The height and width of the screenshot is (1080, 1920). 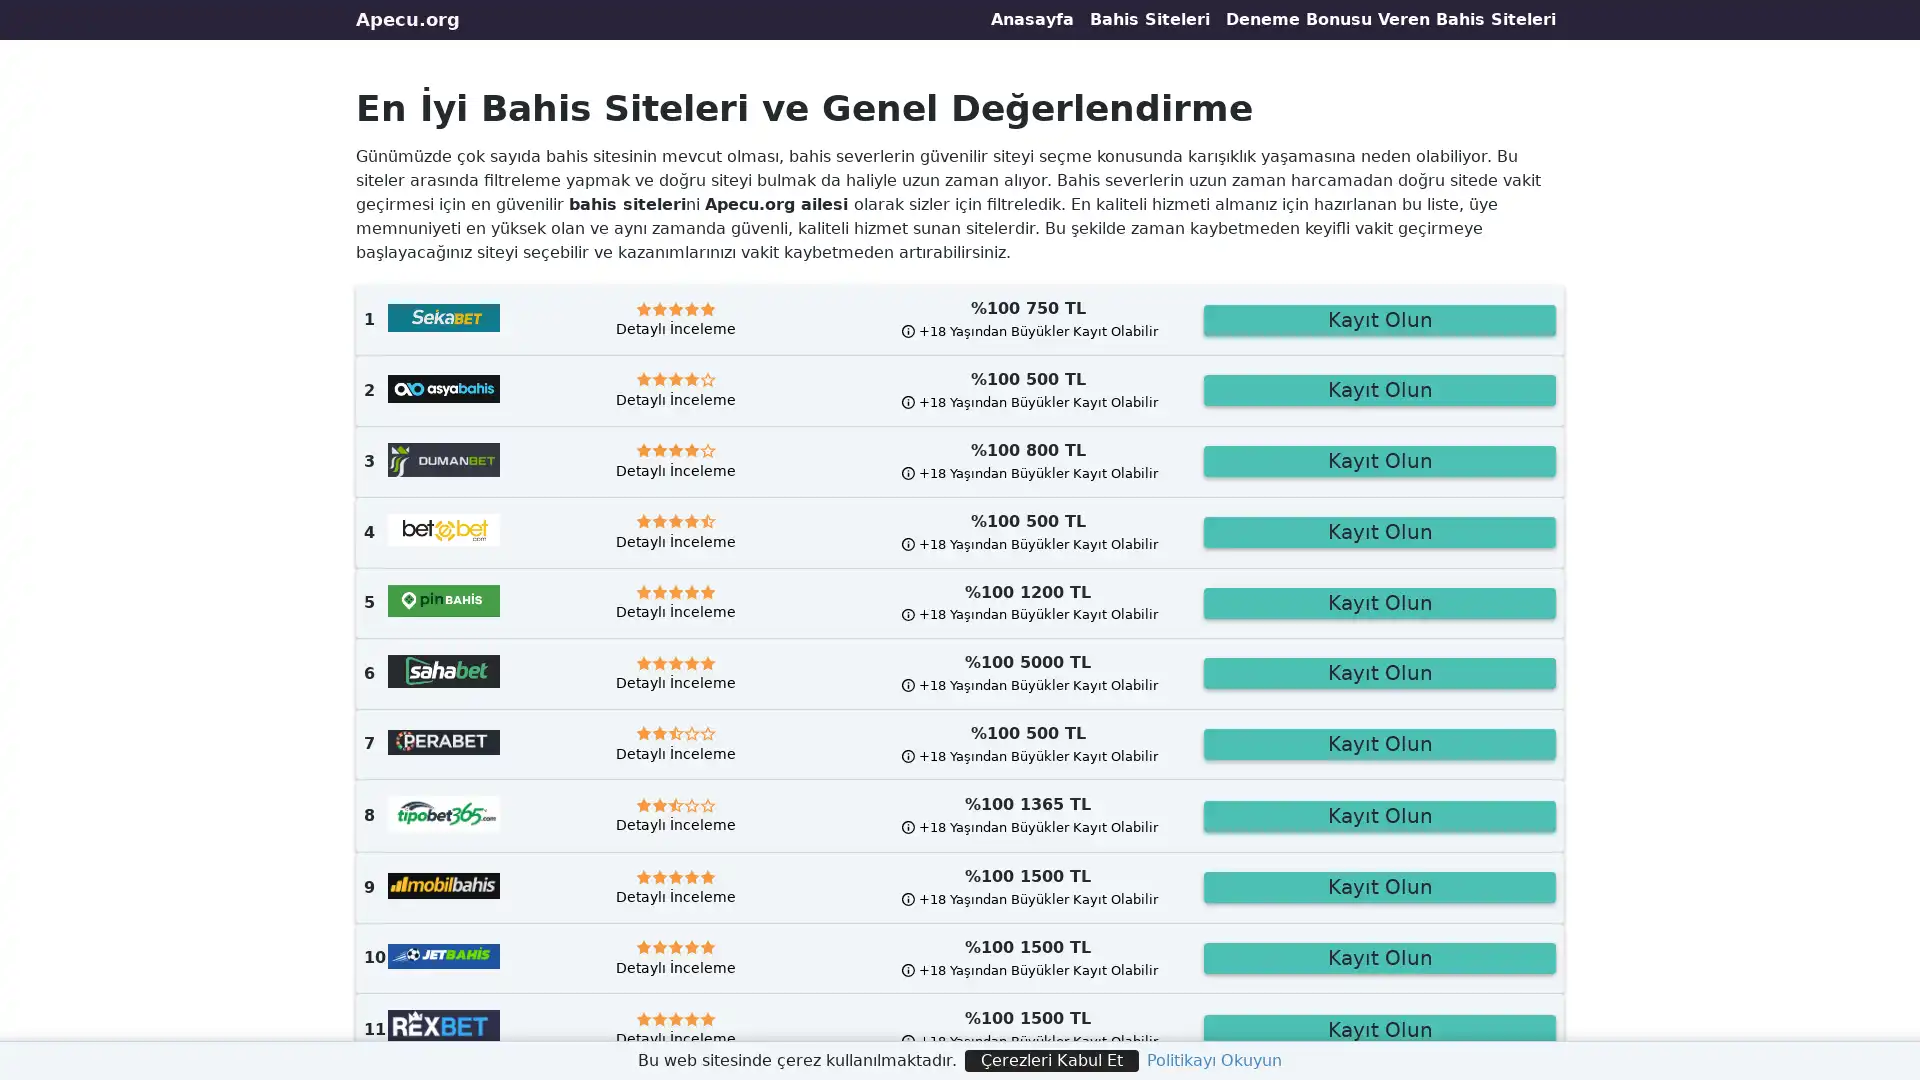 I want to click on Load terms and conditions, so click(x=1027, y=401).